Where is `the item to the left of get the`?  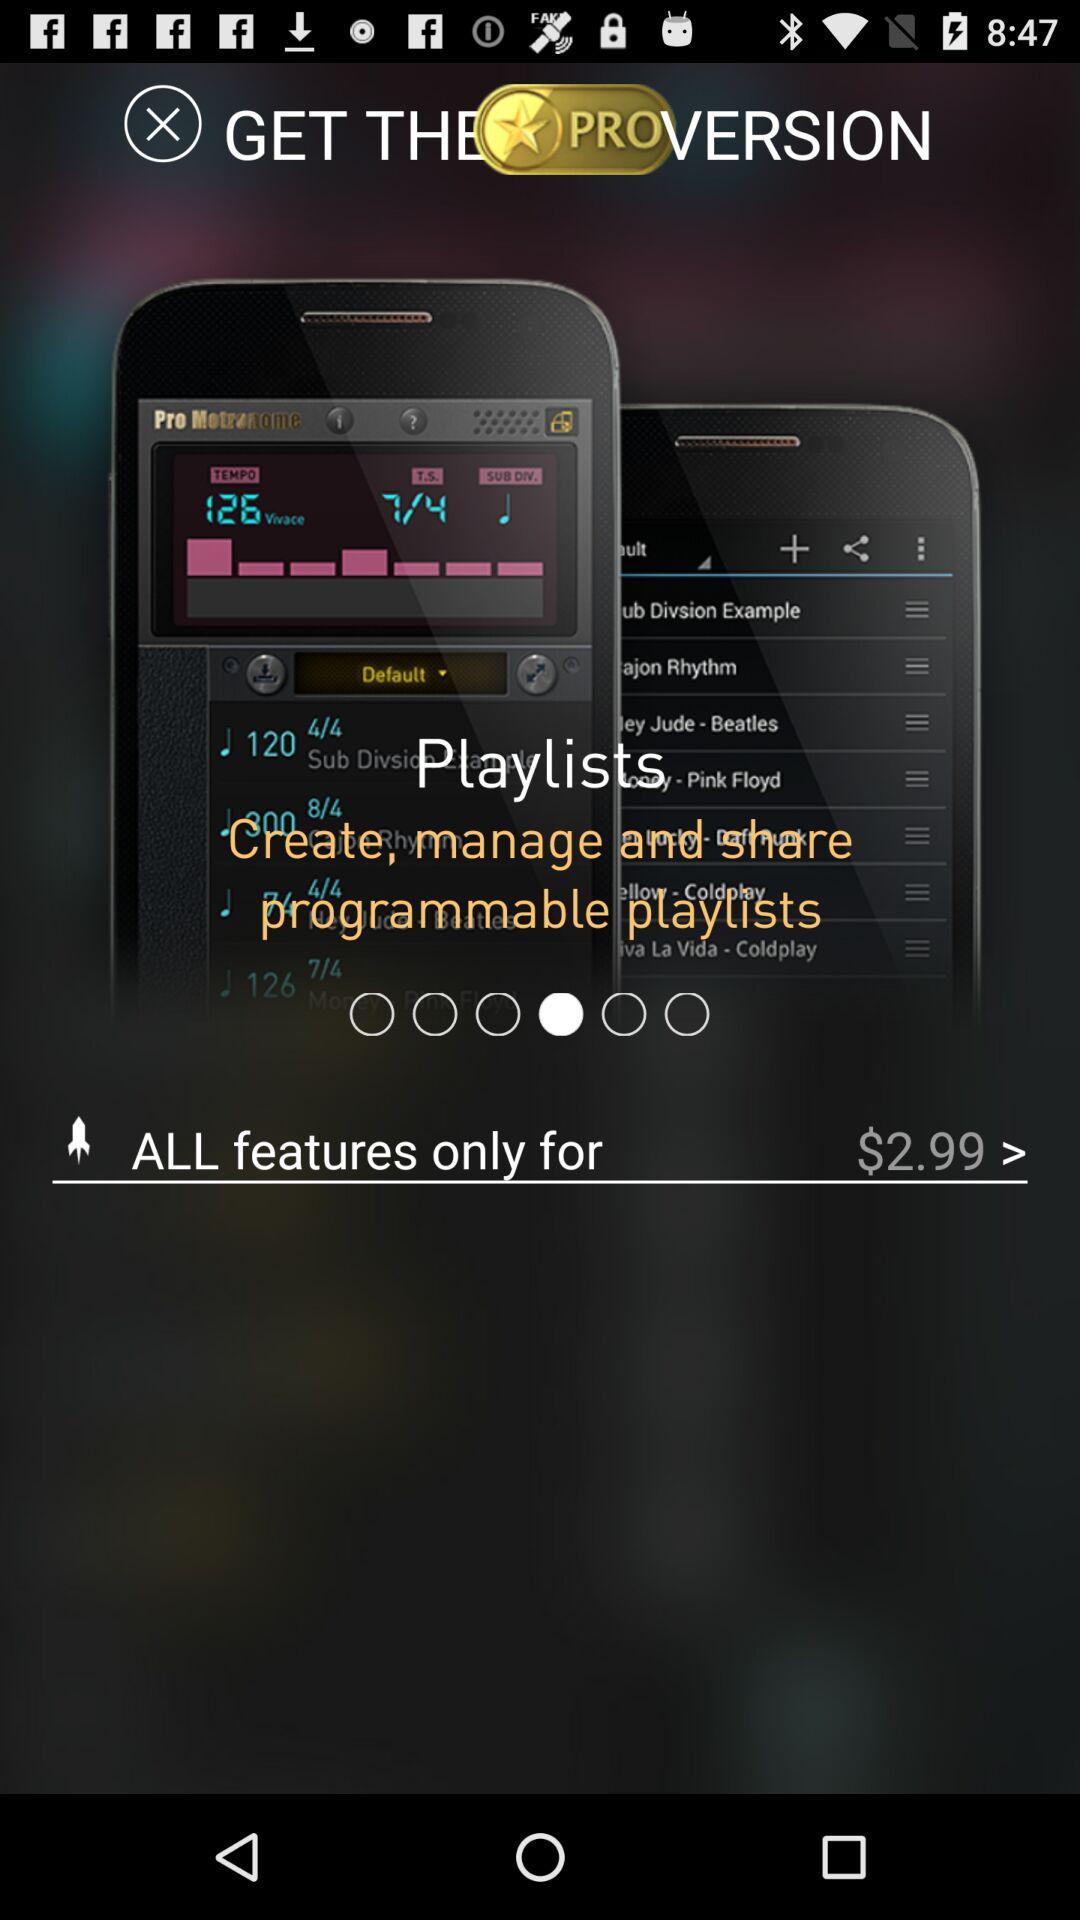
the item to the left of get the is located at coordinates (162, 122).